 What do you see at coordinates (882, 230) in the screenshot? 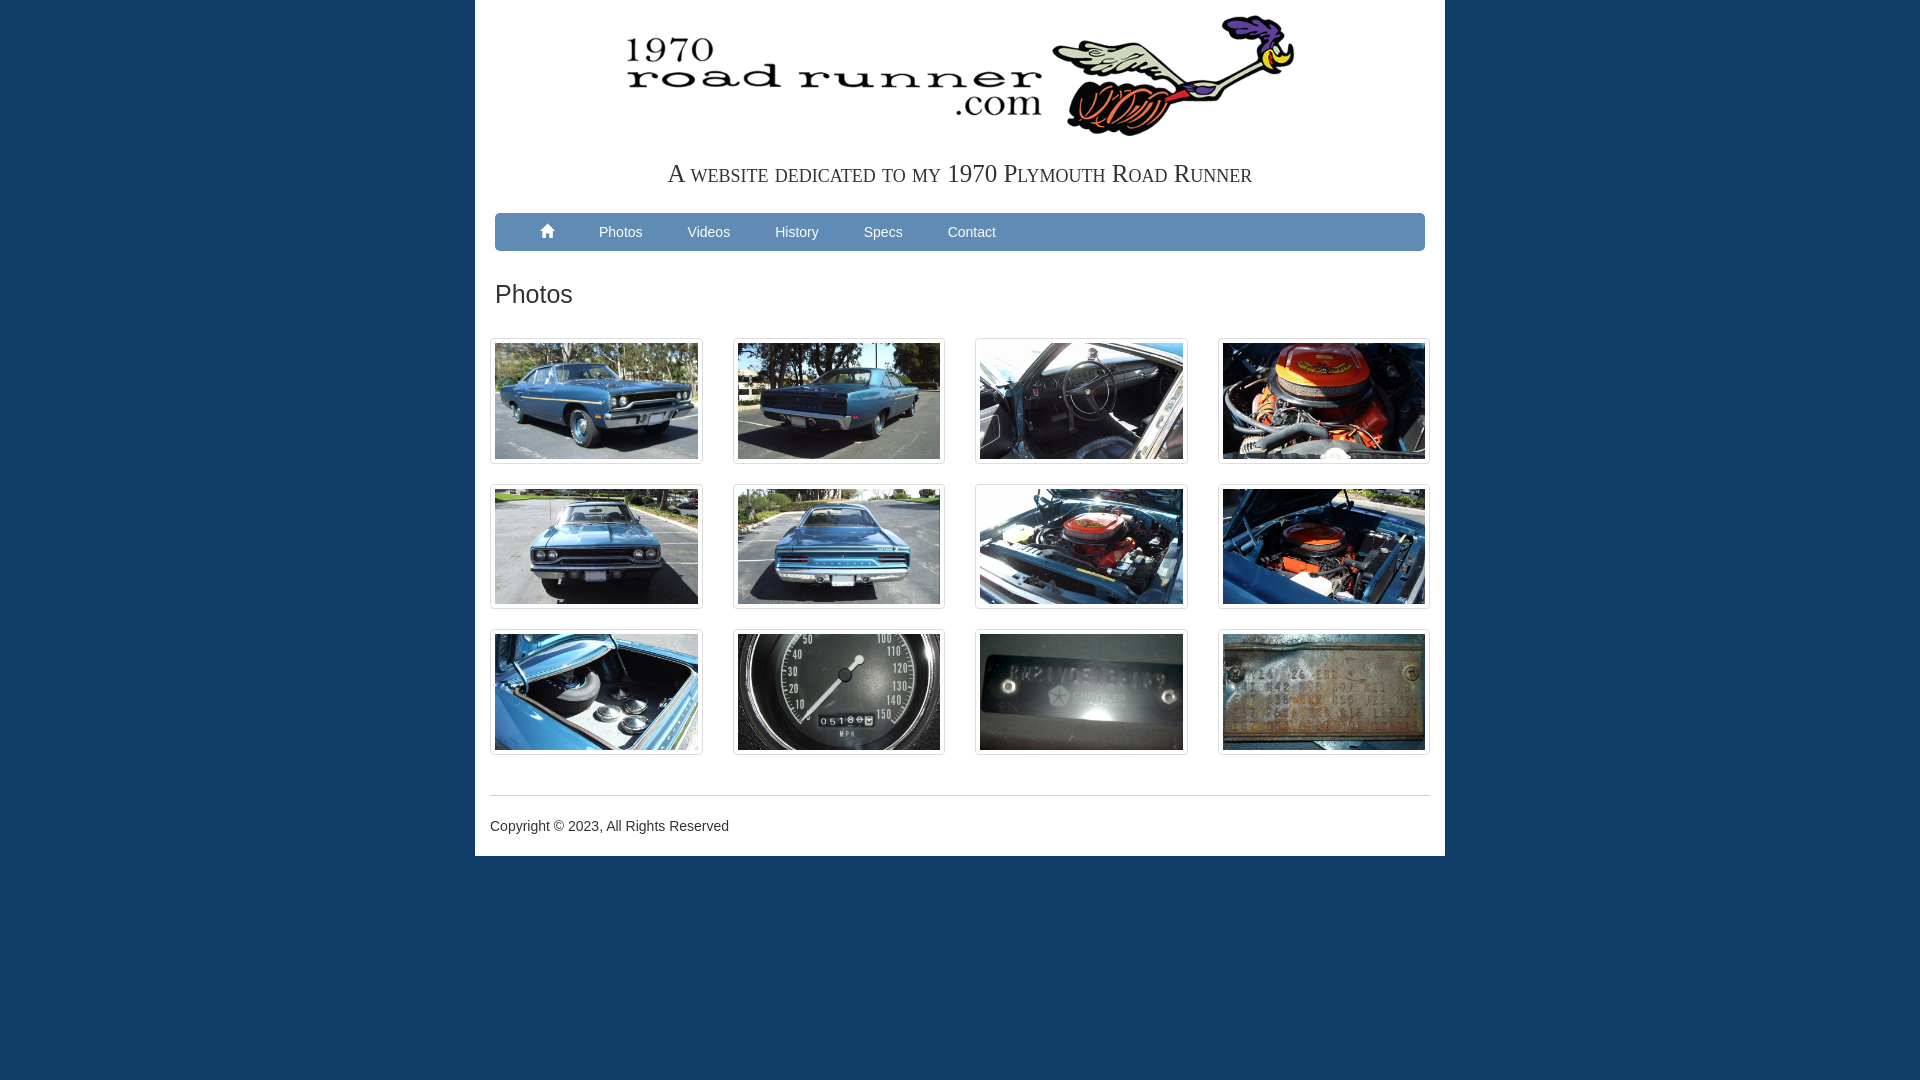
I see `'Specs'` at bounding box center [882, 230].